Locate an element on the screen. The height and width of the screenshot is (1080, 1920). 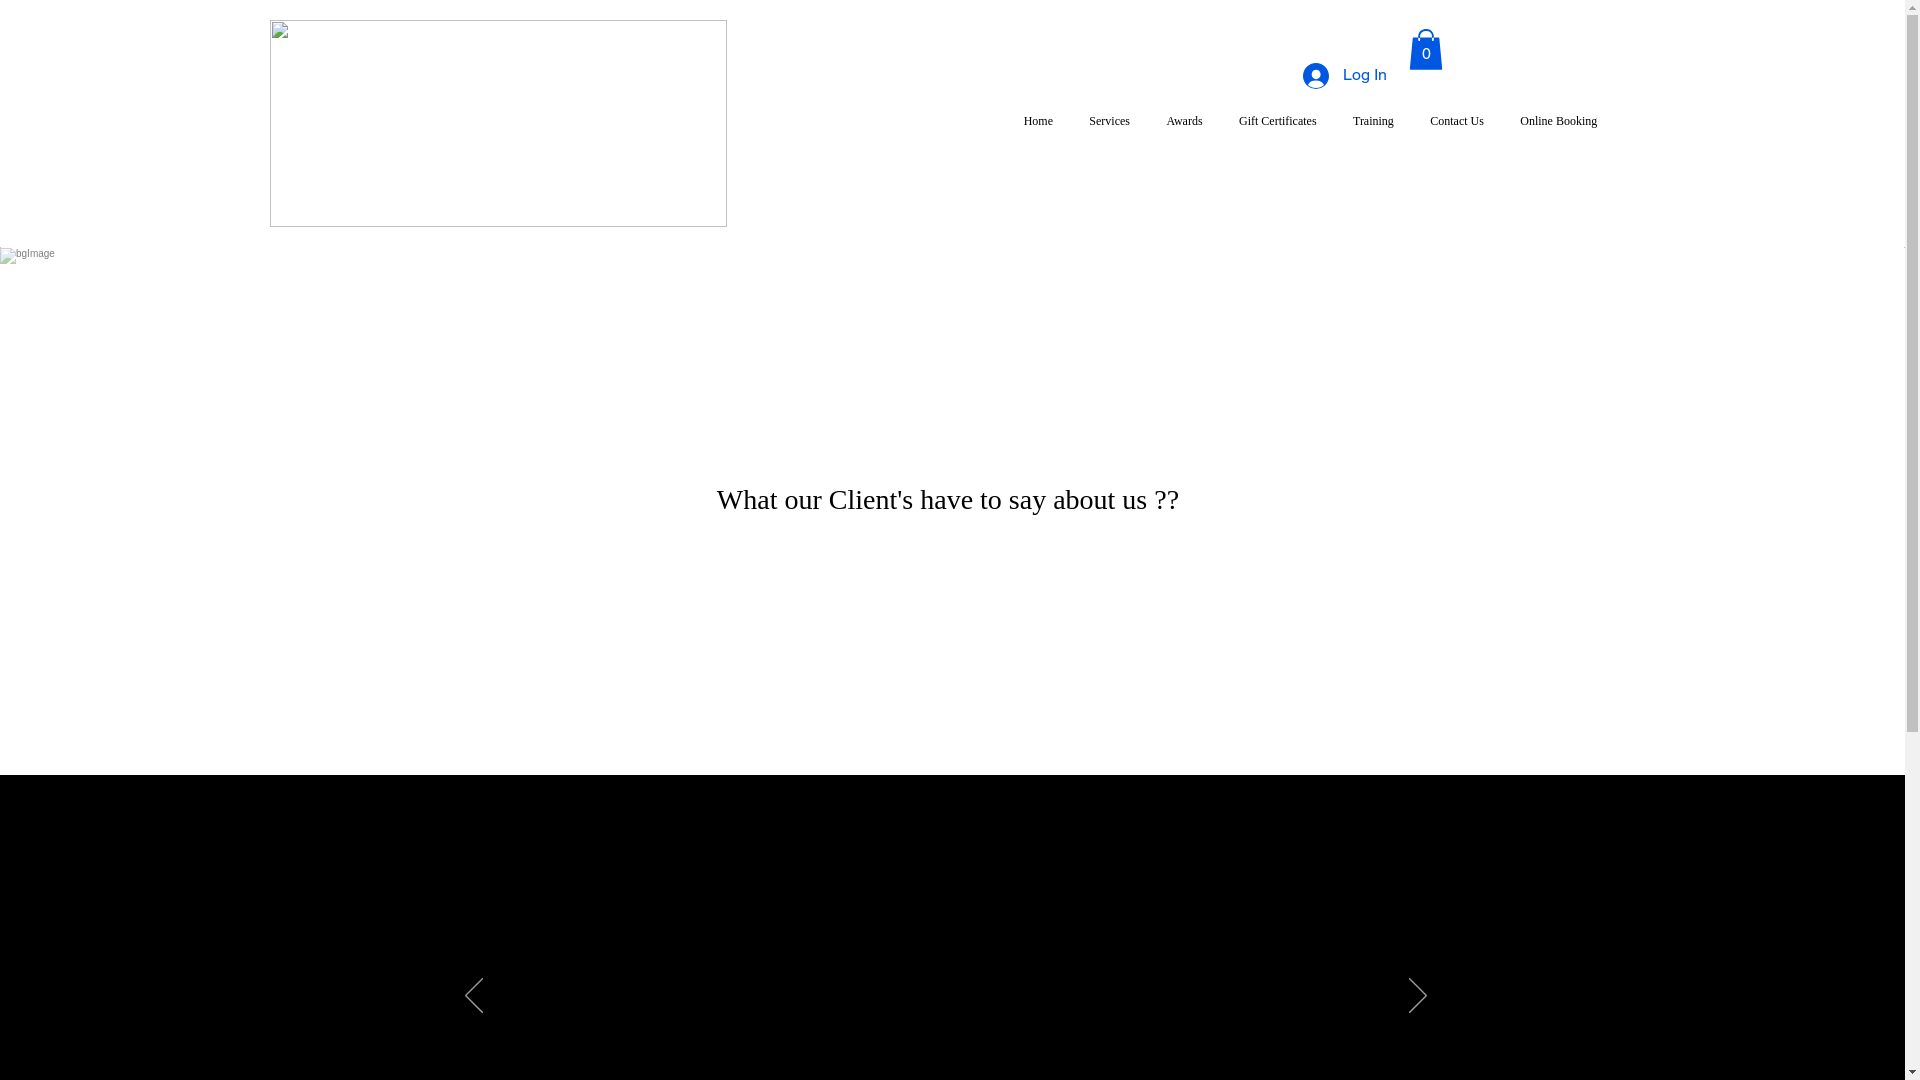
'Online Booking' is located at coordinates (1557, 120).